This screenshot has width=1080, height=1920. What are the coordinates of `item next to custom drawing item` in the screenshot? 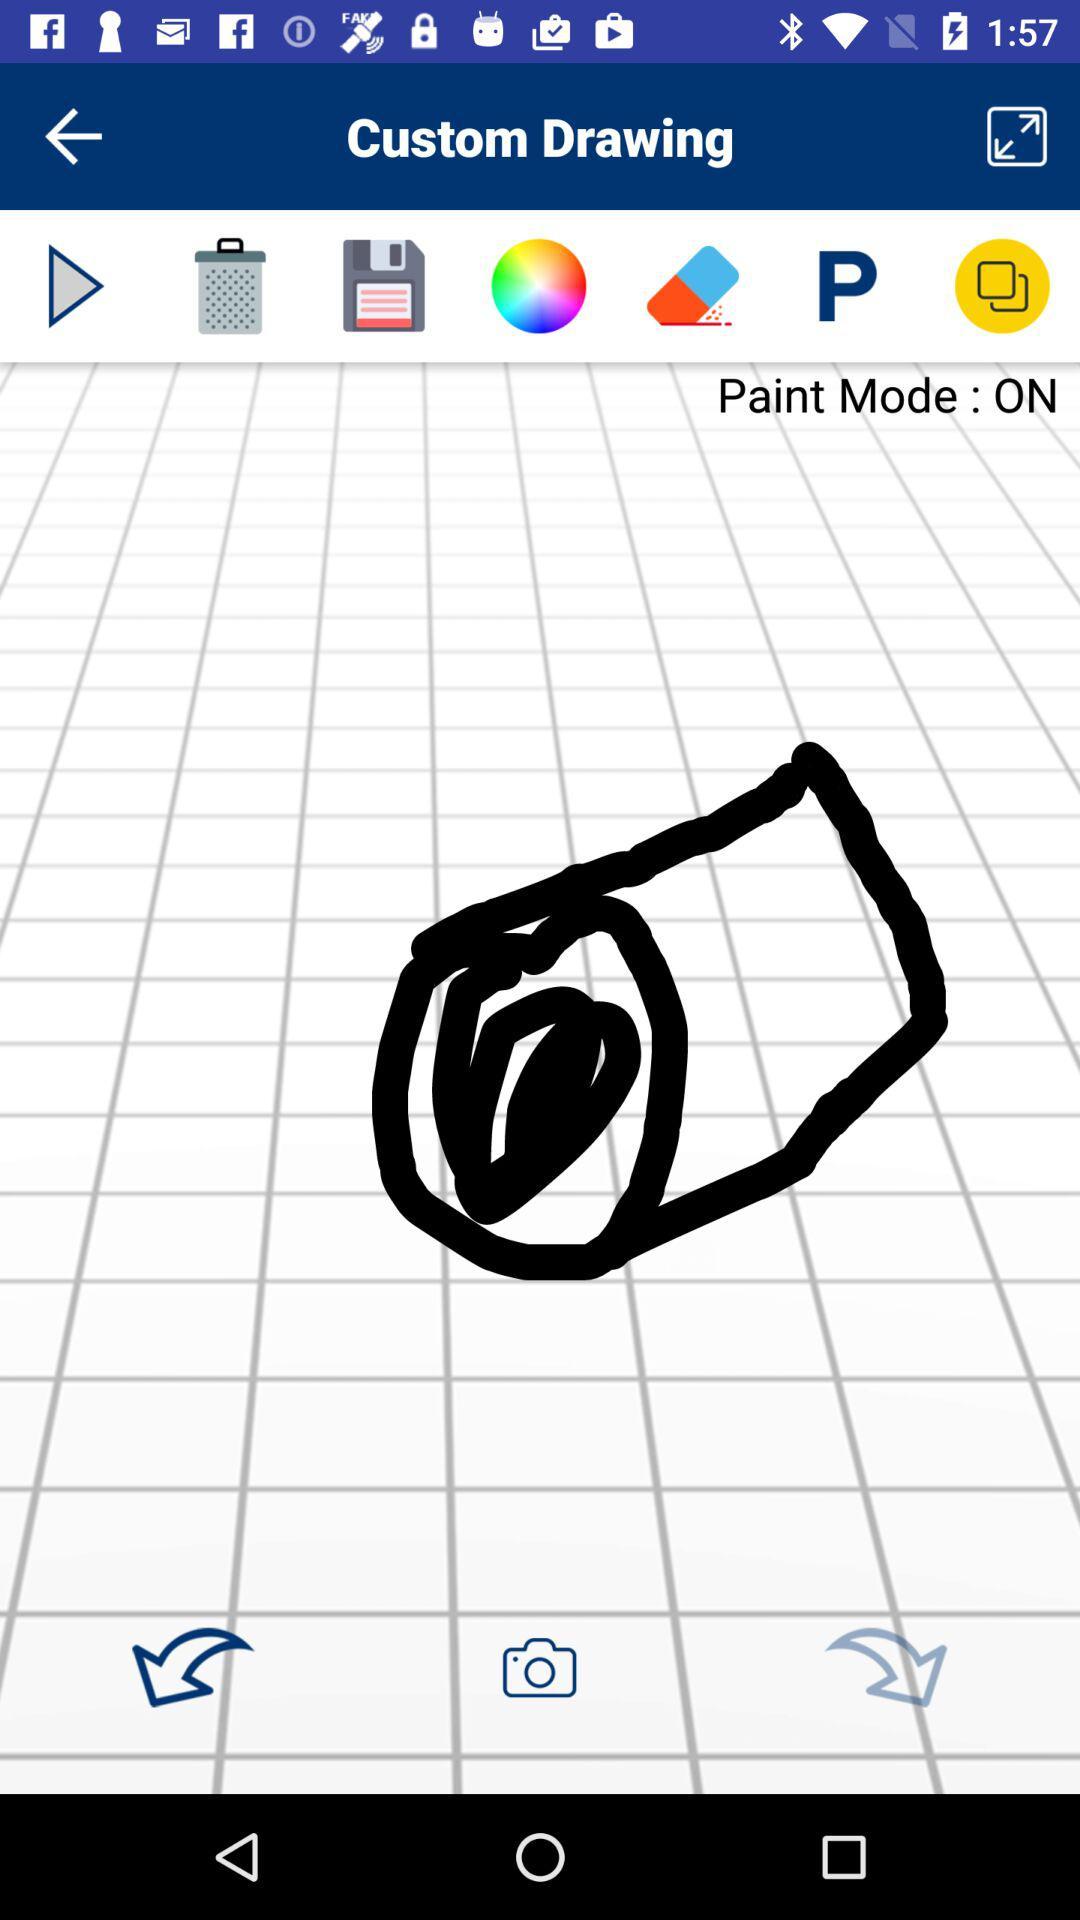 It's located at (1017, 135).